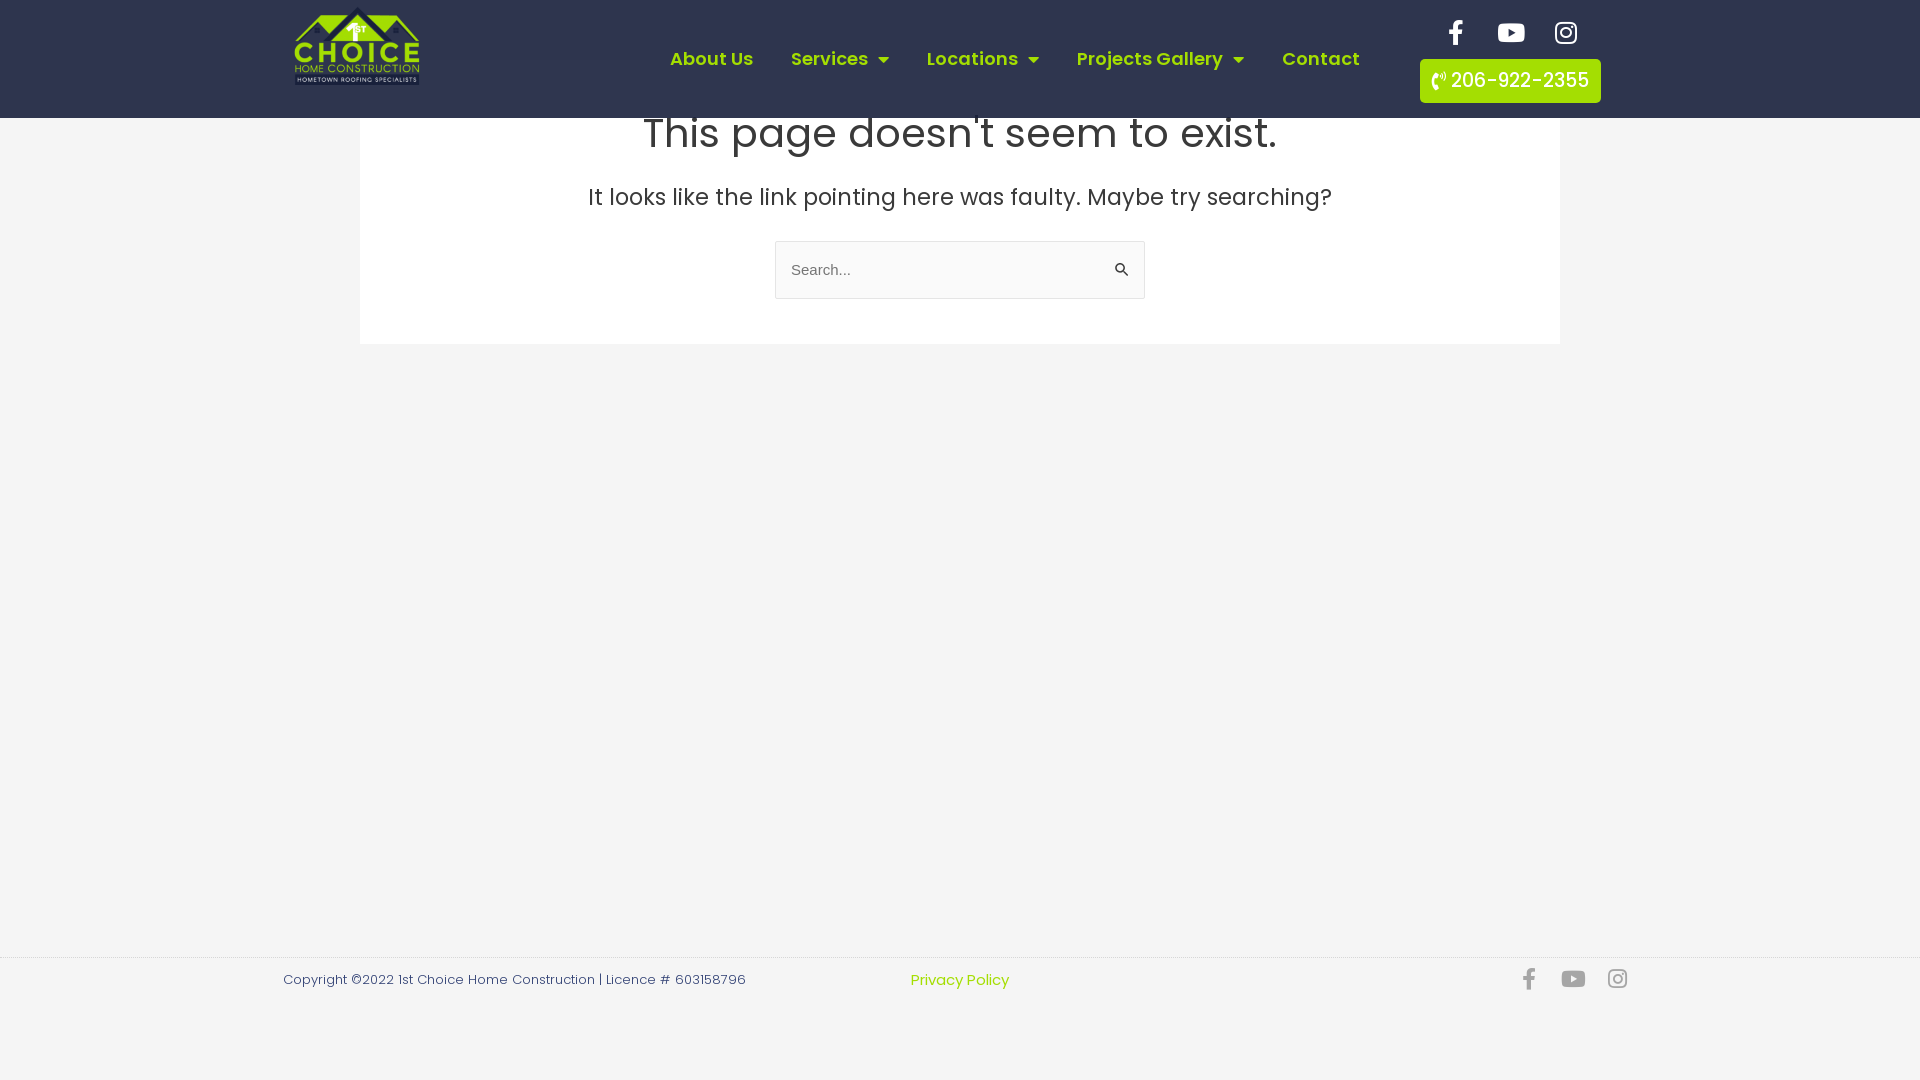  I want to click on 'Facebook-f', so click(1455, 31).